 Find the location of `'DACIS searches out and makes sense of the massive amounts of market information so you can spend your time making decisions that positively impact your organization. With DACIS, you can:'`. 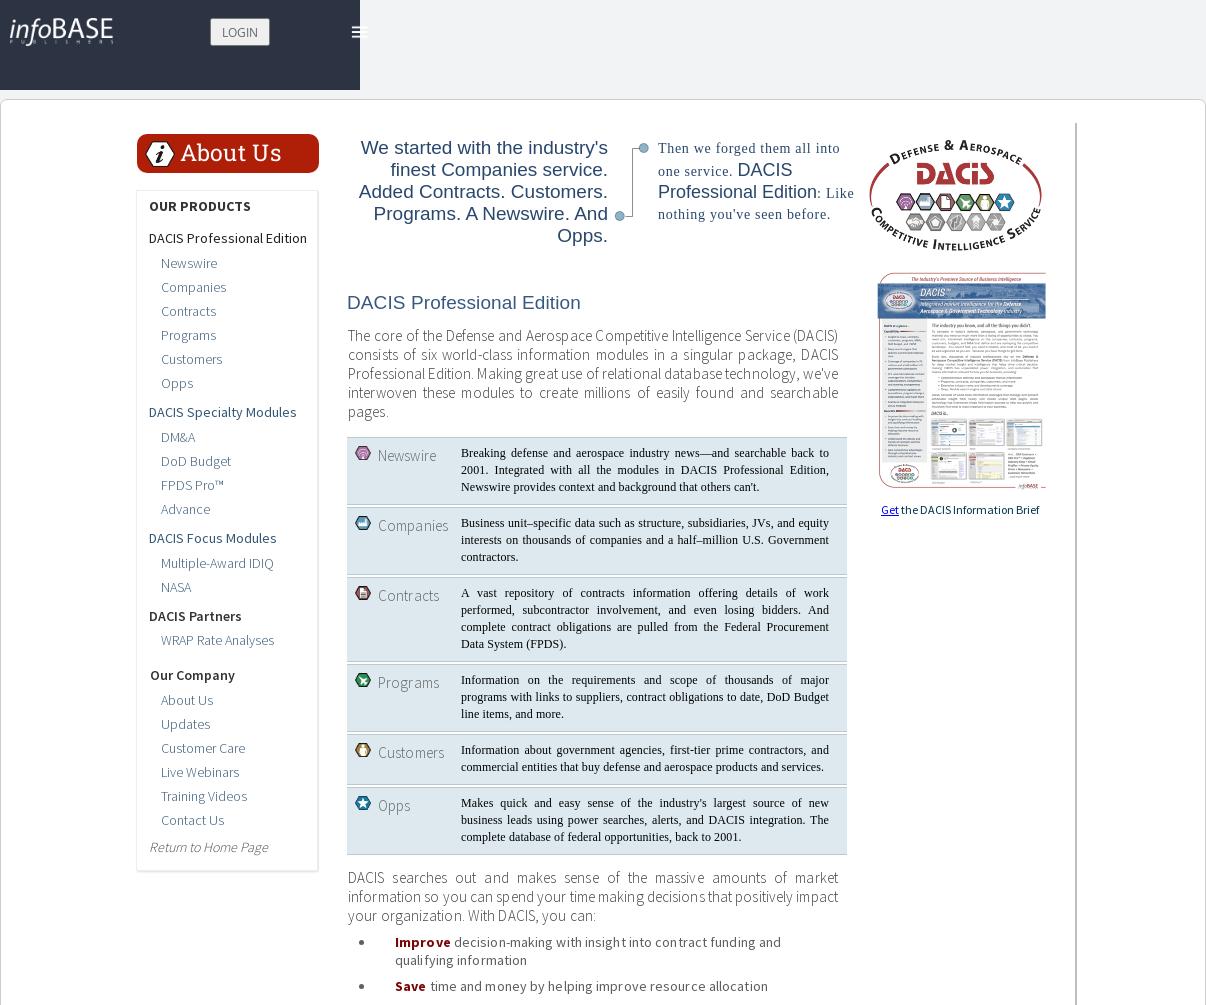

'DACIS searches out and makes sense of the massive amounts of market information so you can spend your time making decisions that positively impact your organization. With DACIS, you can:' is located at coordinates (348, 895).